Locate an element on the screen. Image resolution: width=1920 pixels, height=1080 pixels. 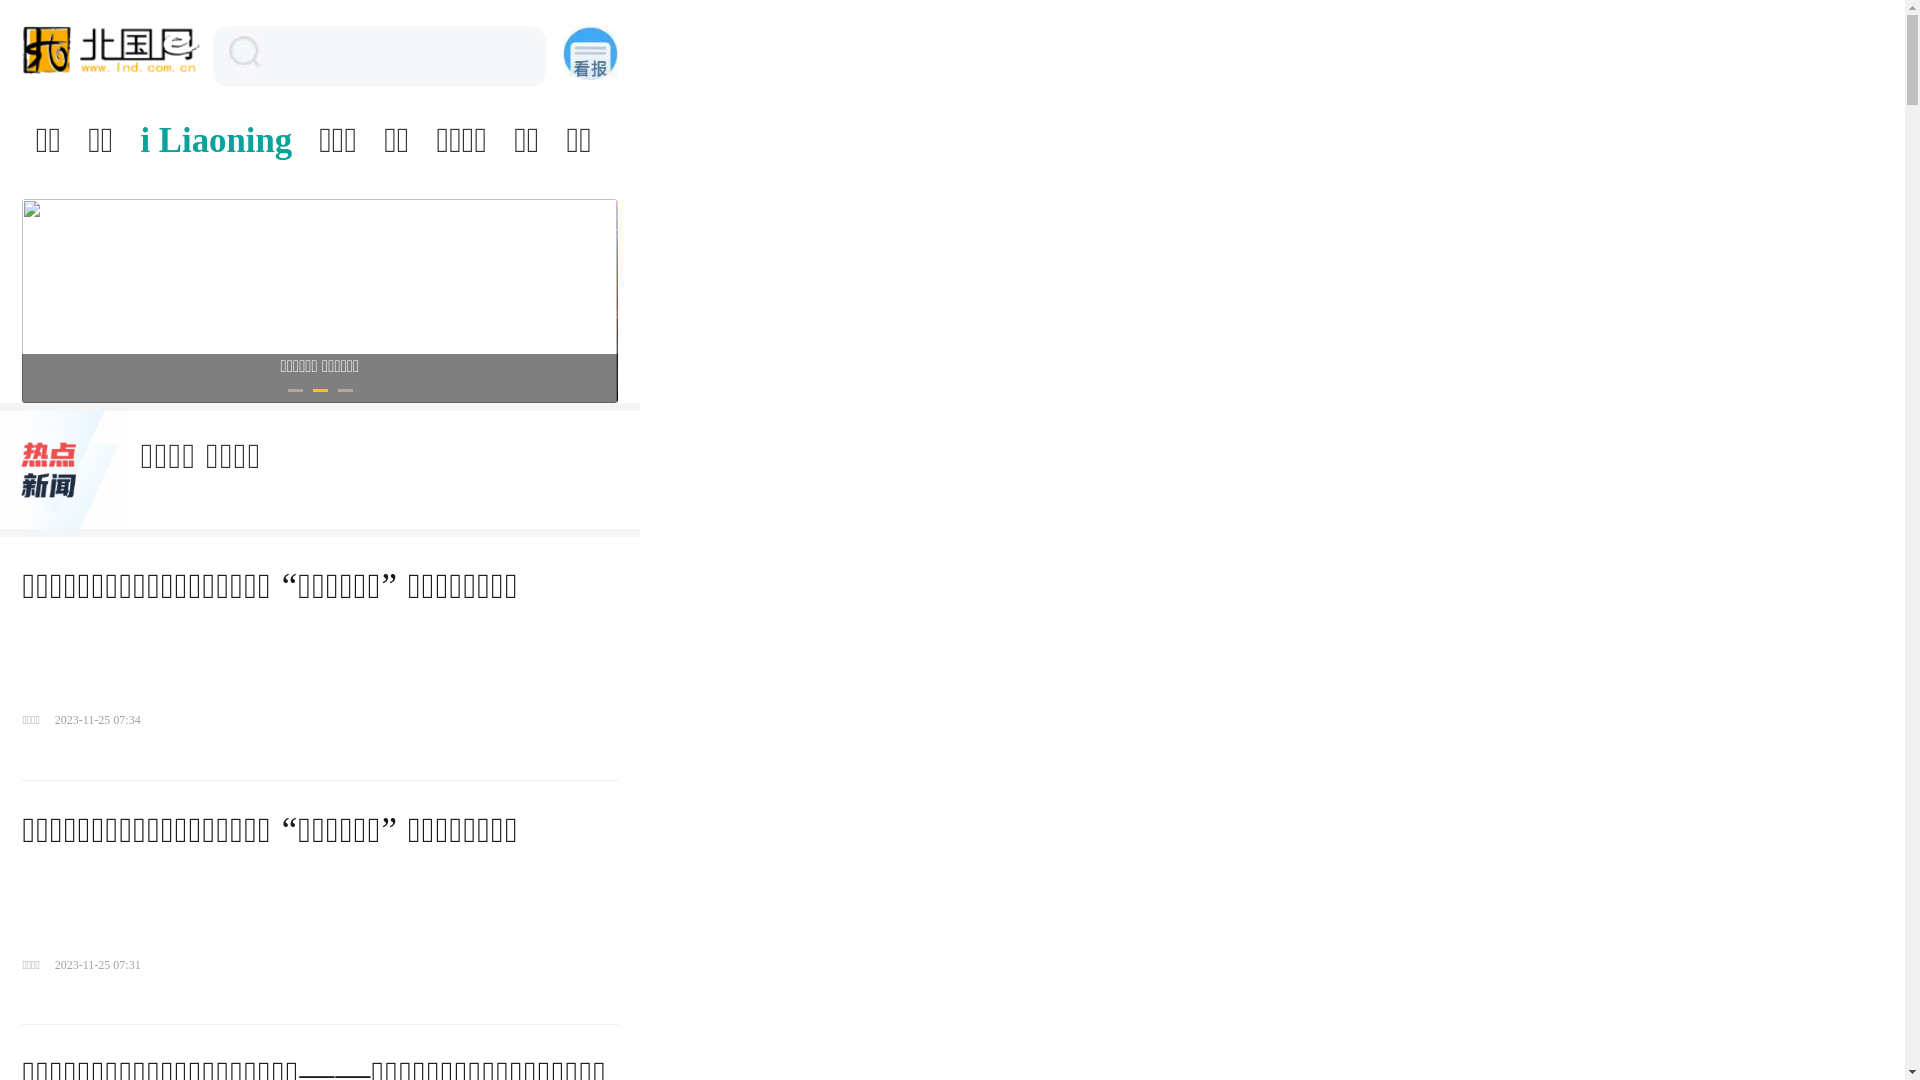
'i Liaoning' is located at coordinates (138, 140).